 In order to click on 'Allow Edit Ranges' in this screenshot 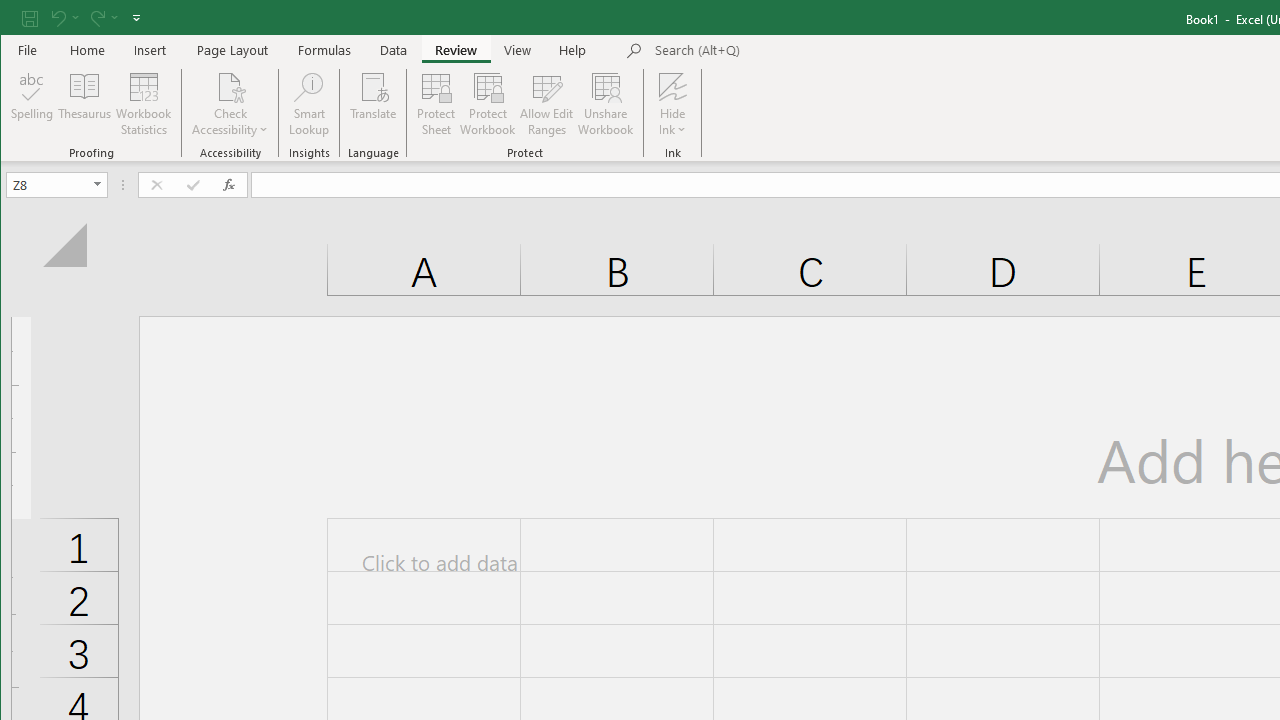, I will do `click(547, 104)`.